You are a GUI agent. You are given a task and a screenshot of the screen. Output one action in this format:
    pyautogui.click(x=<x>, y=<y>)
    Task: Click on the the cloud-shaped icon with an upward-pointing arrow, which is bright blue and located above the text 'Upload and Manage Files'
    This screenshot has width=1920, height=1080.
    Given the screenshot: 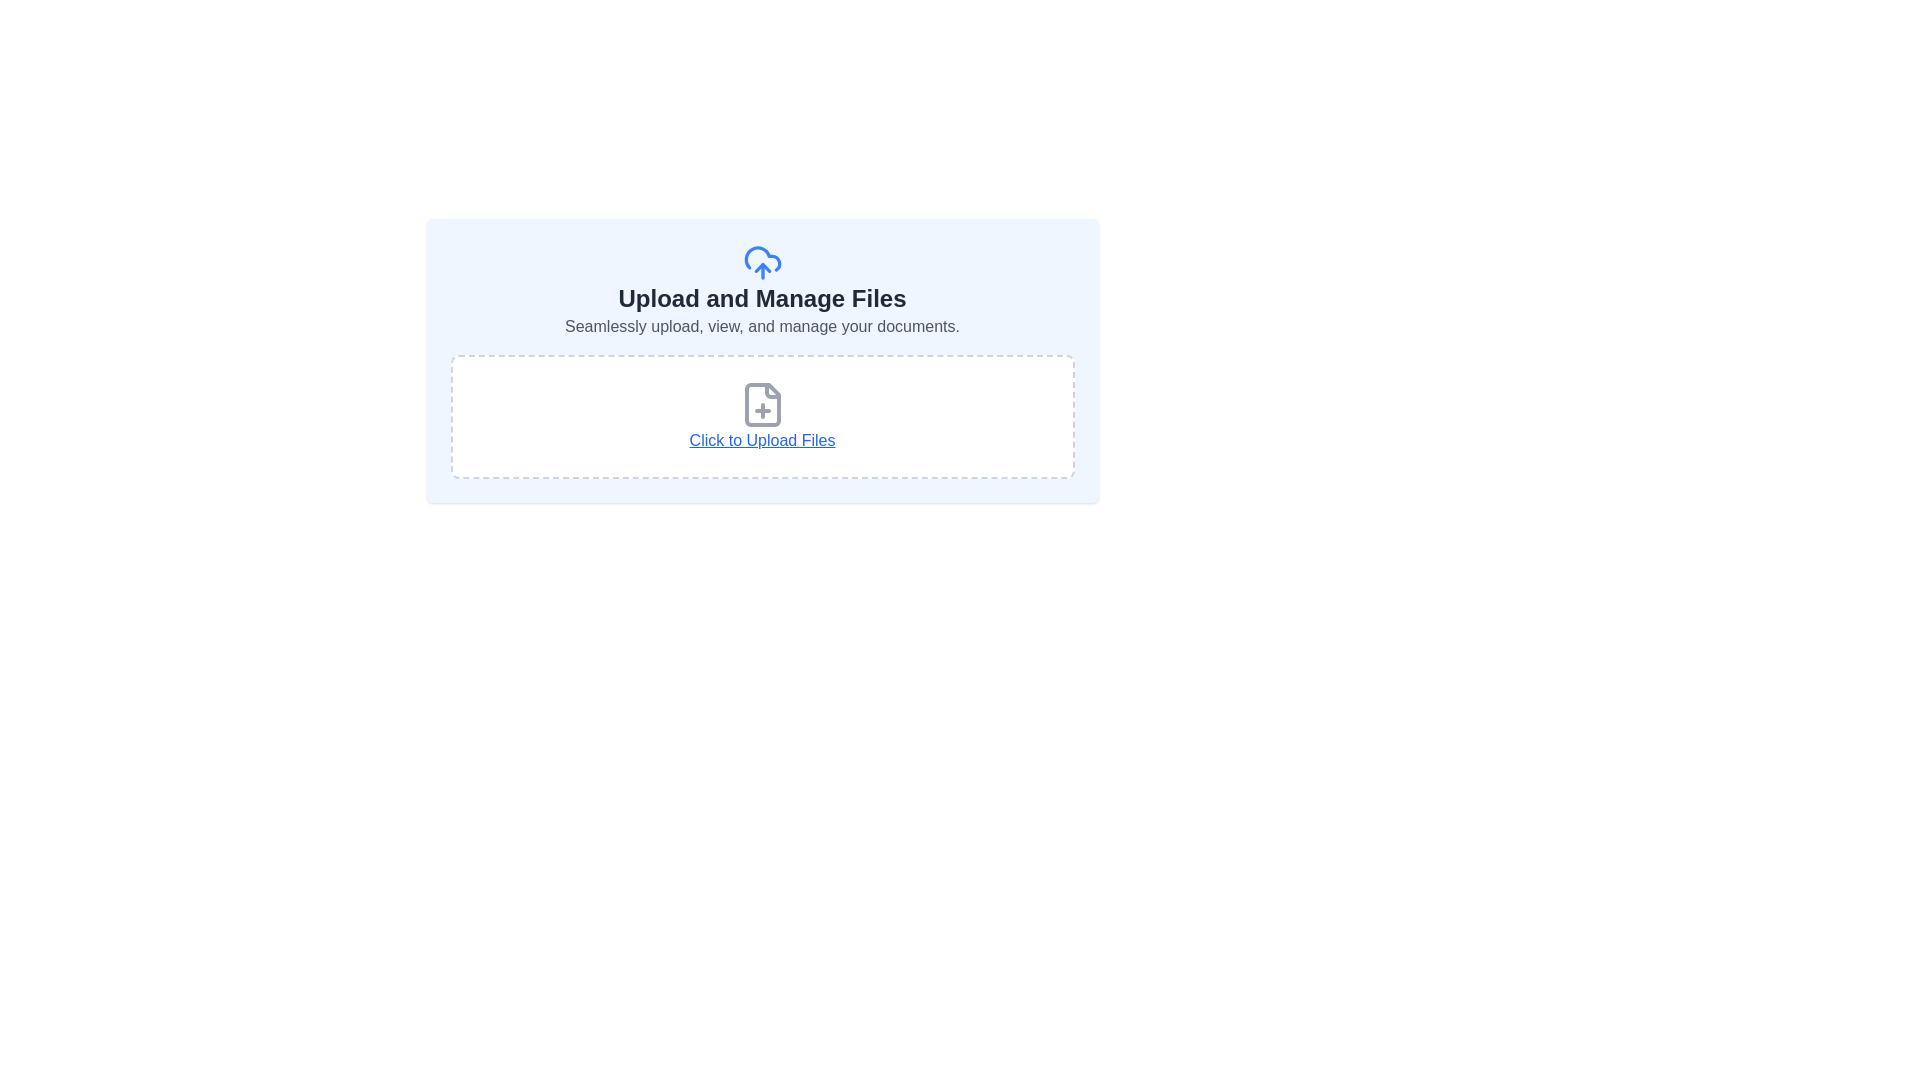 What is the action you would take?
    pyautogui.click(x=761, y=261)
    